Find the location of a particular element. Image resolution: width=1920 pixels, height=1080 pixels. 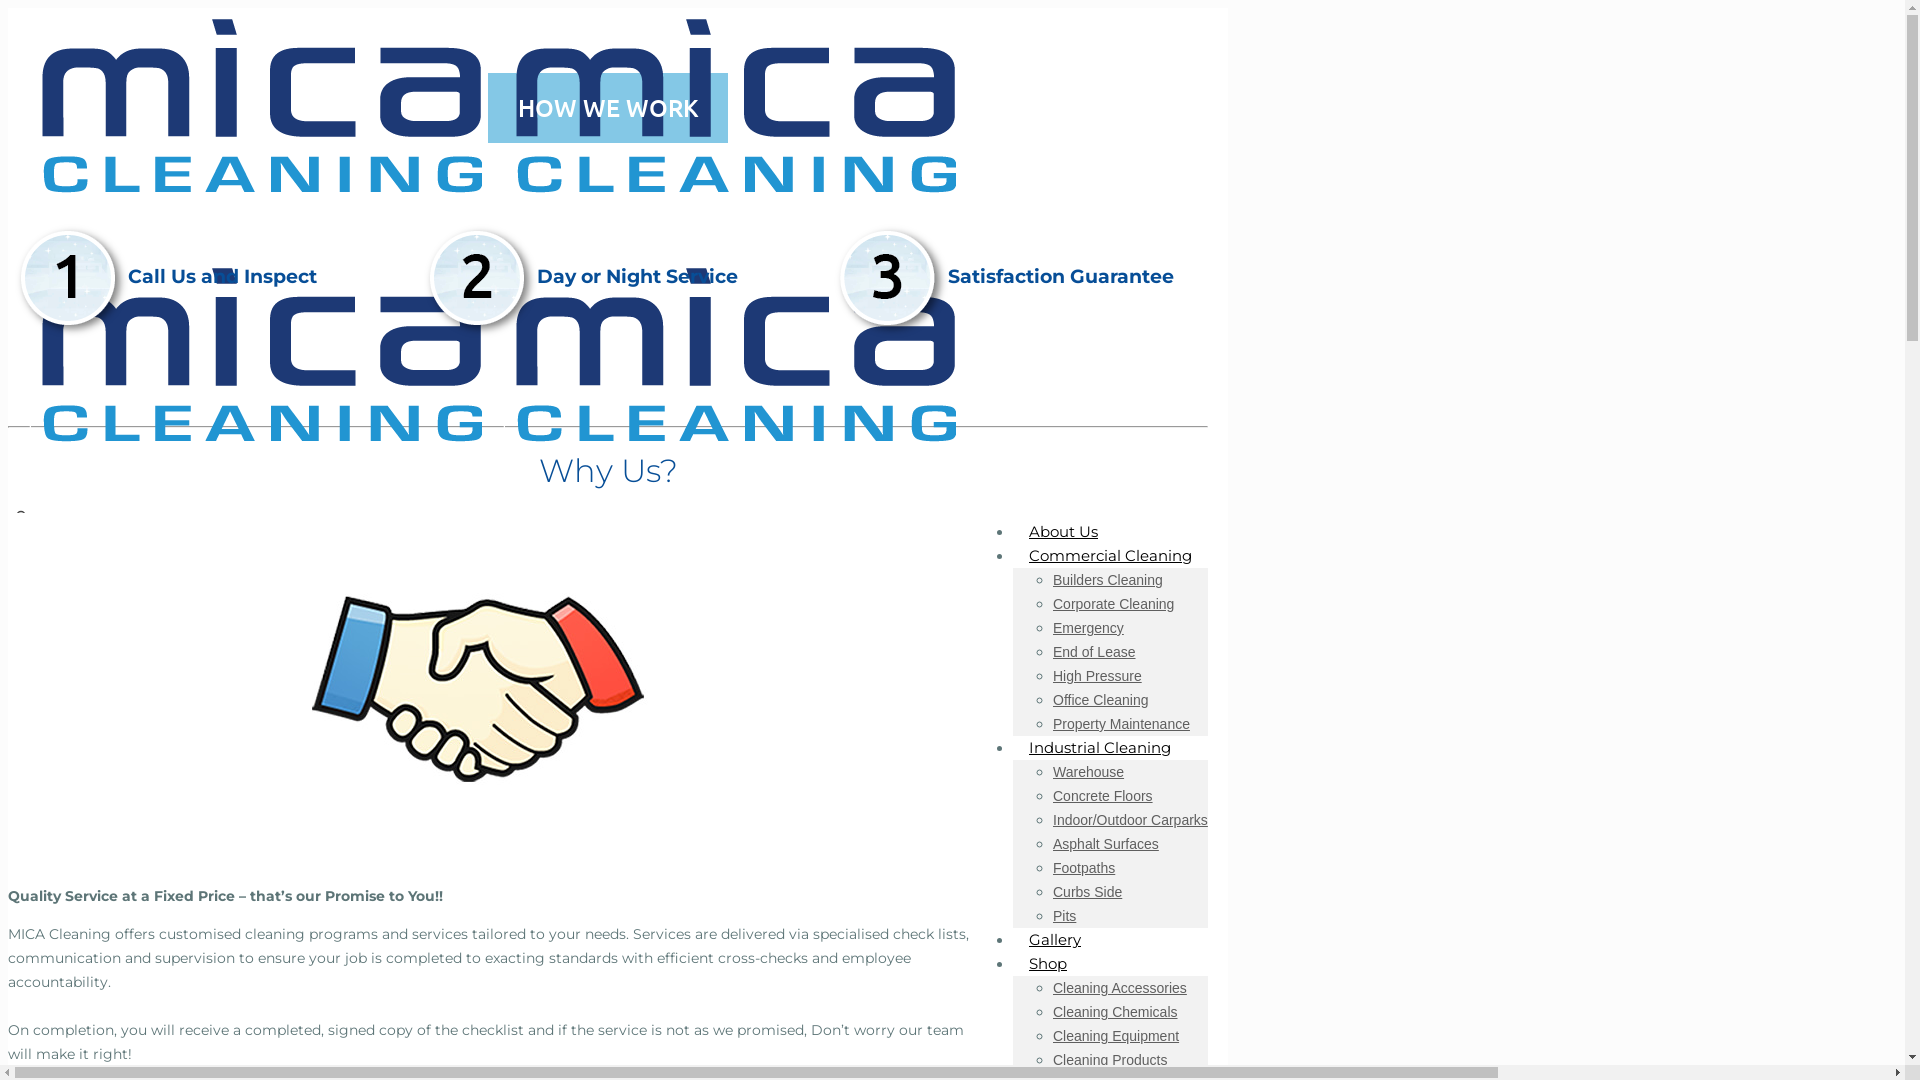

'Indoor/Outdoor Carparks' is located at coordinates (1130, 820).